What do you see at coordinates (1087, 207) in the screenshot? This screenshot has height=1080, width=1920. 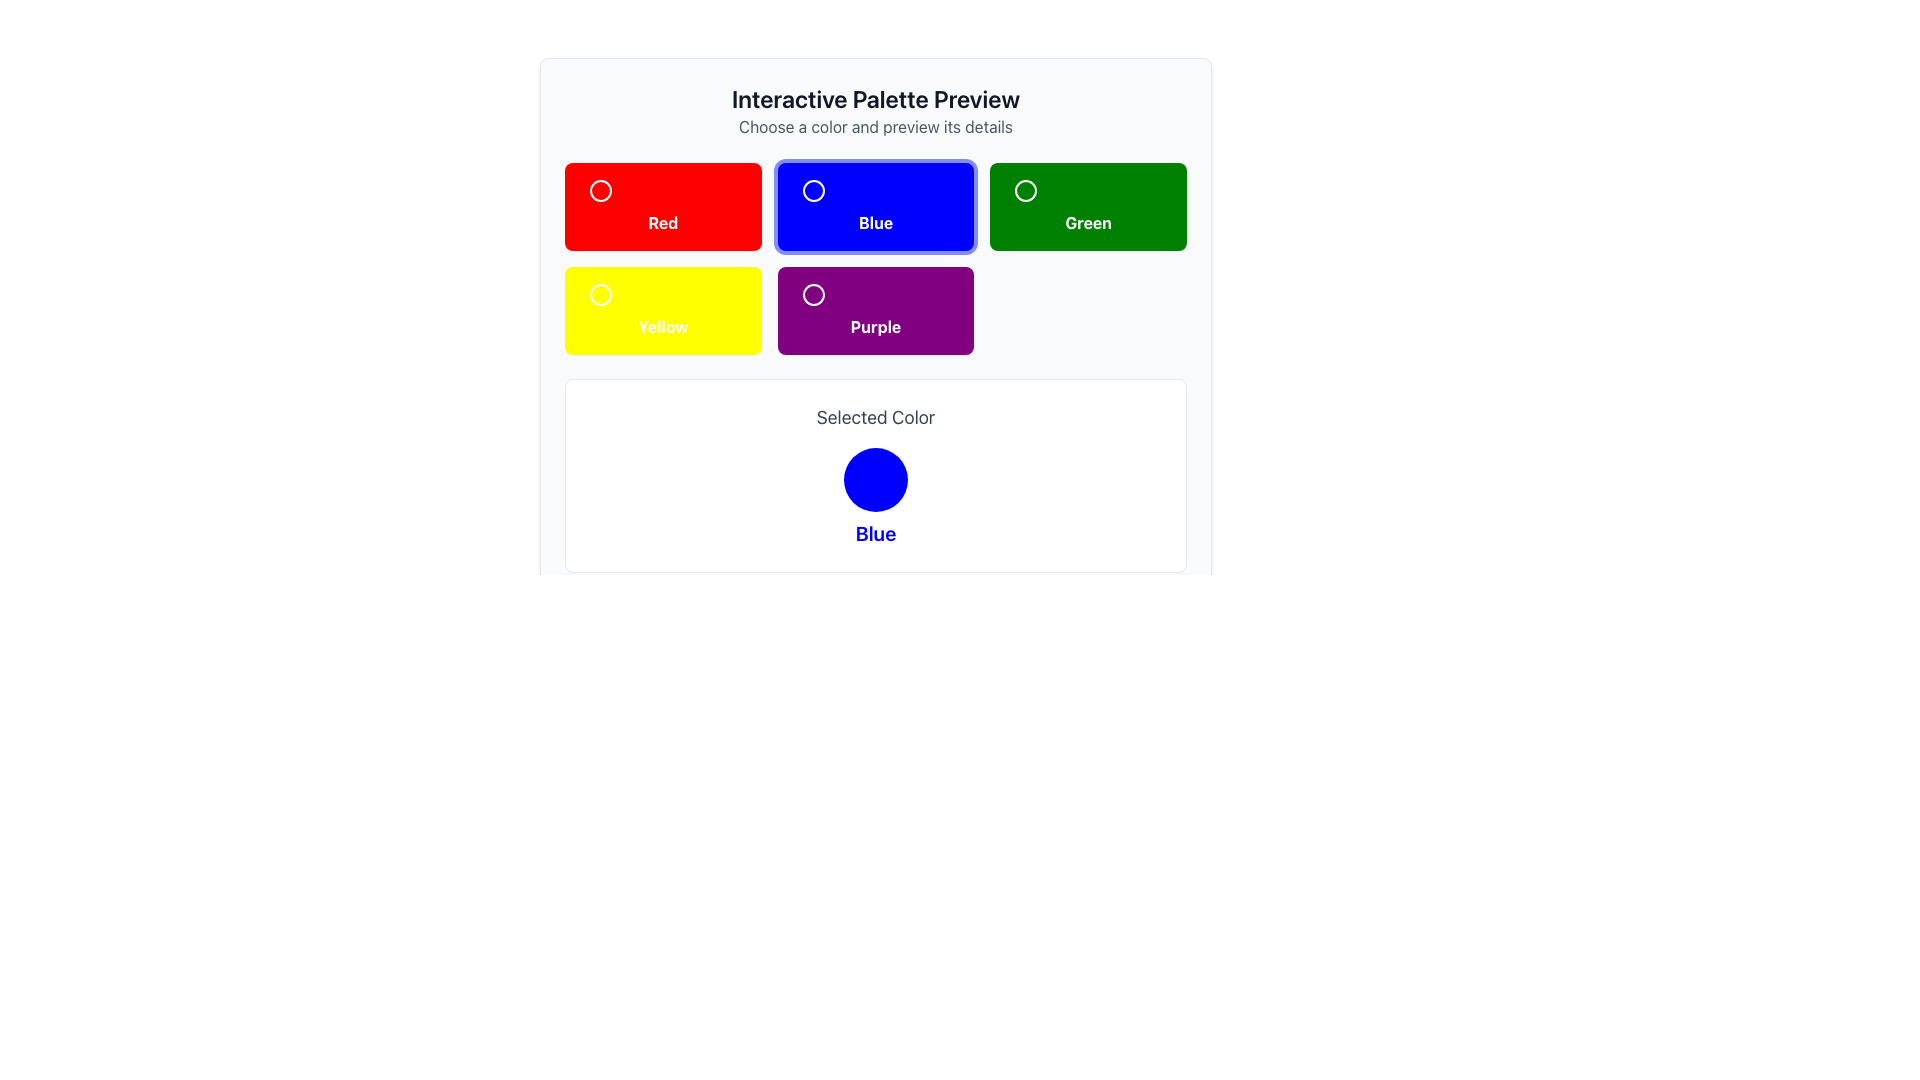 I see `the interactive button labeled 'Green' located at the top-right position of the grid layout` at bounding box center [1087, 207].